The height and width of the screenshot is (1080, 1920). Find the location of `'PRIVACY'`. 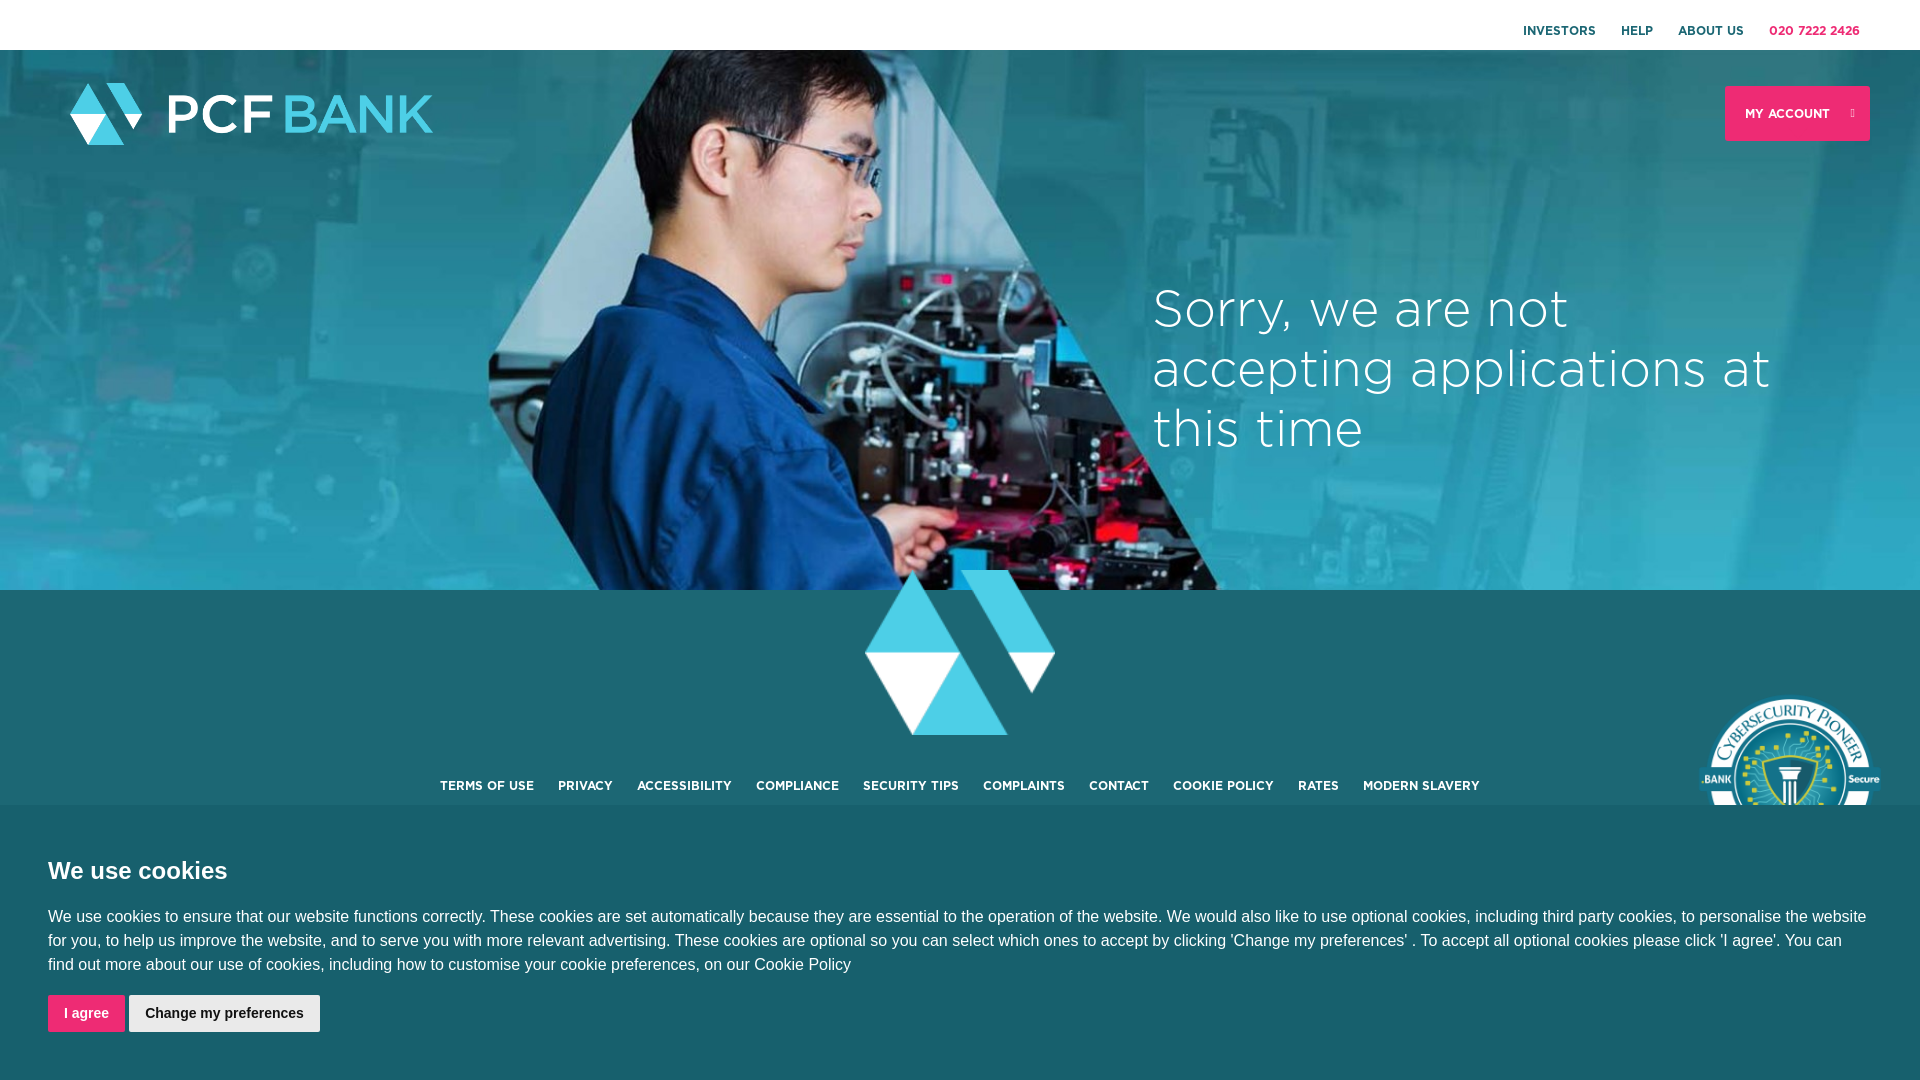

'PRIVACY' is located at coordinates (584, 785).